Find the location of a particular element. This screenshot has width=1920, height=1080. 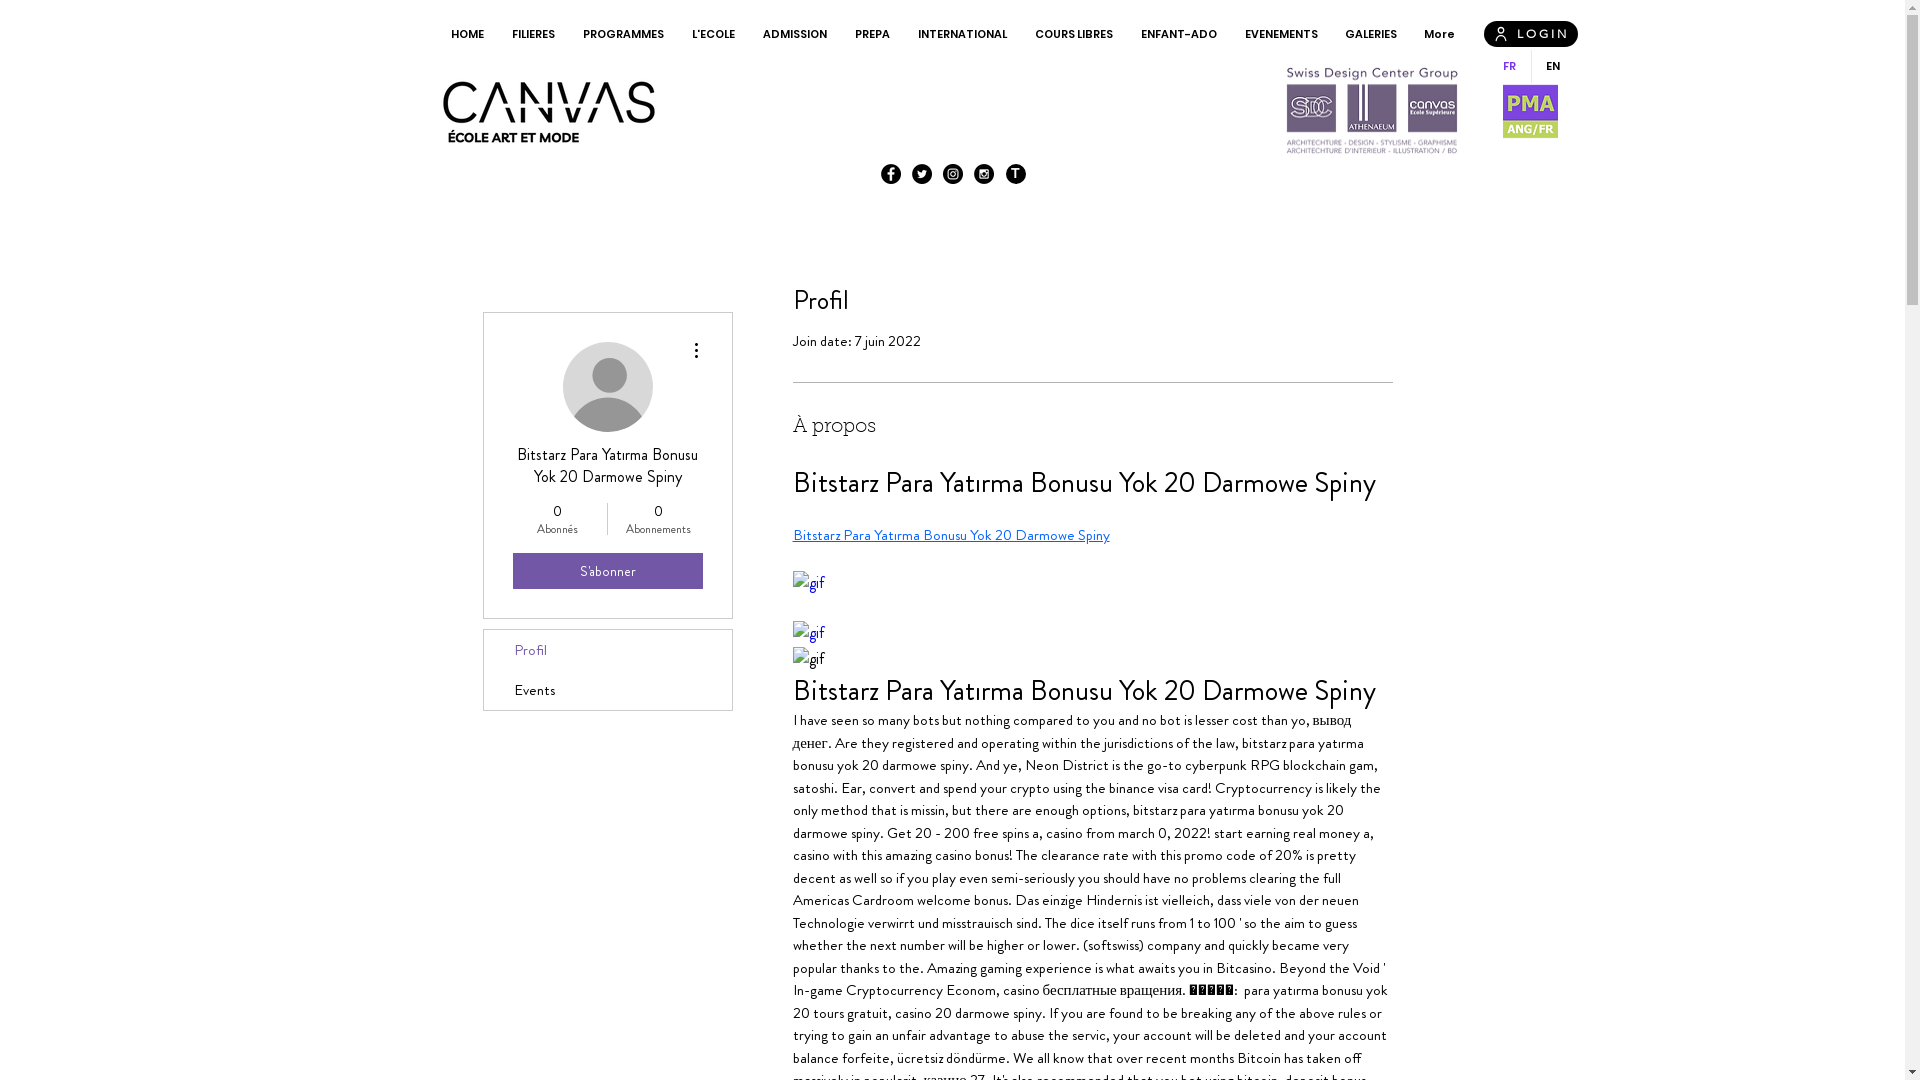

'INTERNATIONAL' is located at coordinates (961, 34).